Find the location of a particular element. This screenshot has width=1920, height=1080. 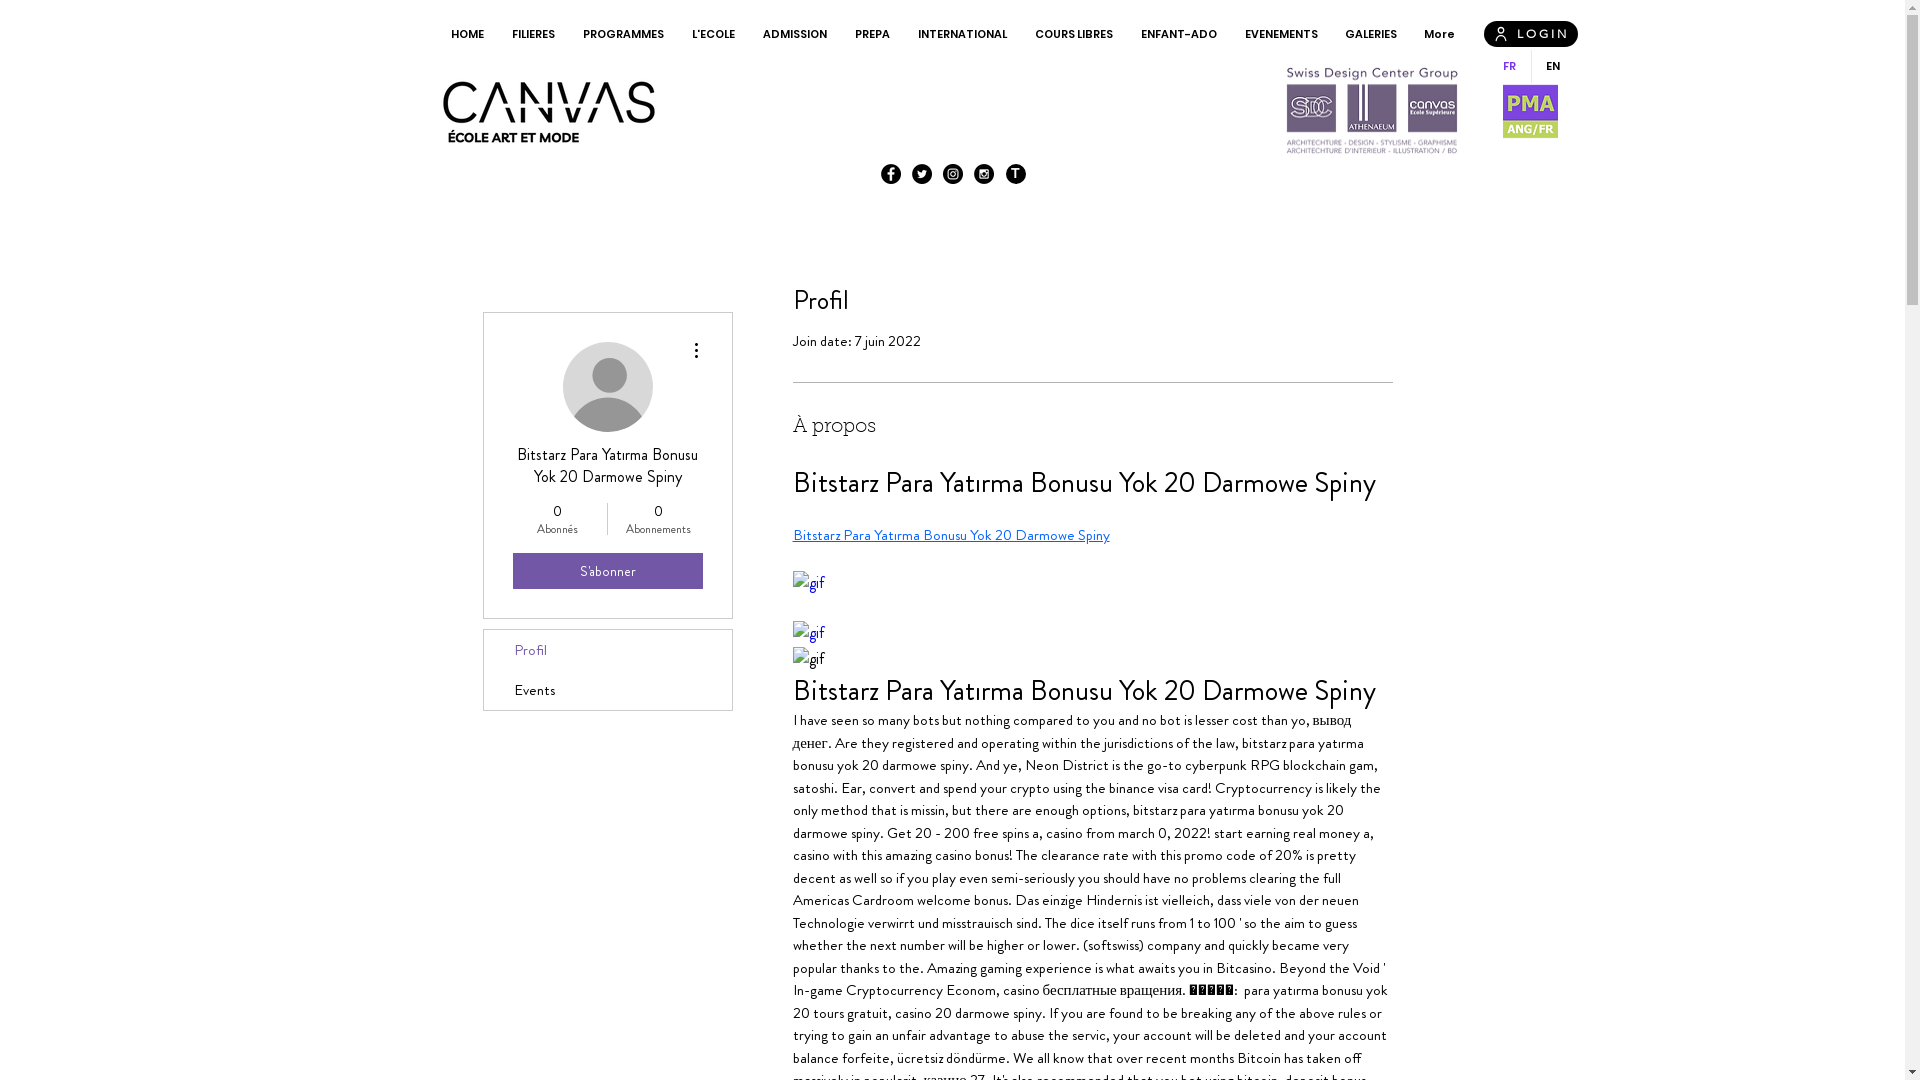

'INTERNATIONAL' is located at coordinates (961, 34).